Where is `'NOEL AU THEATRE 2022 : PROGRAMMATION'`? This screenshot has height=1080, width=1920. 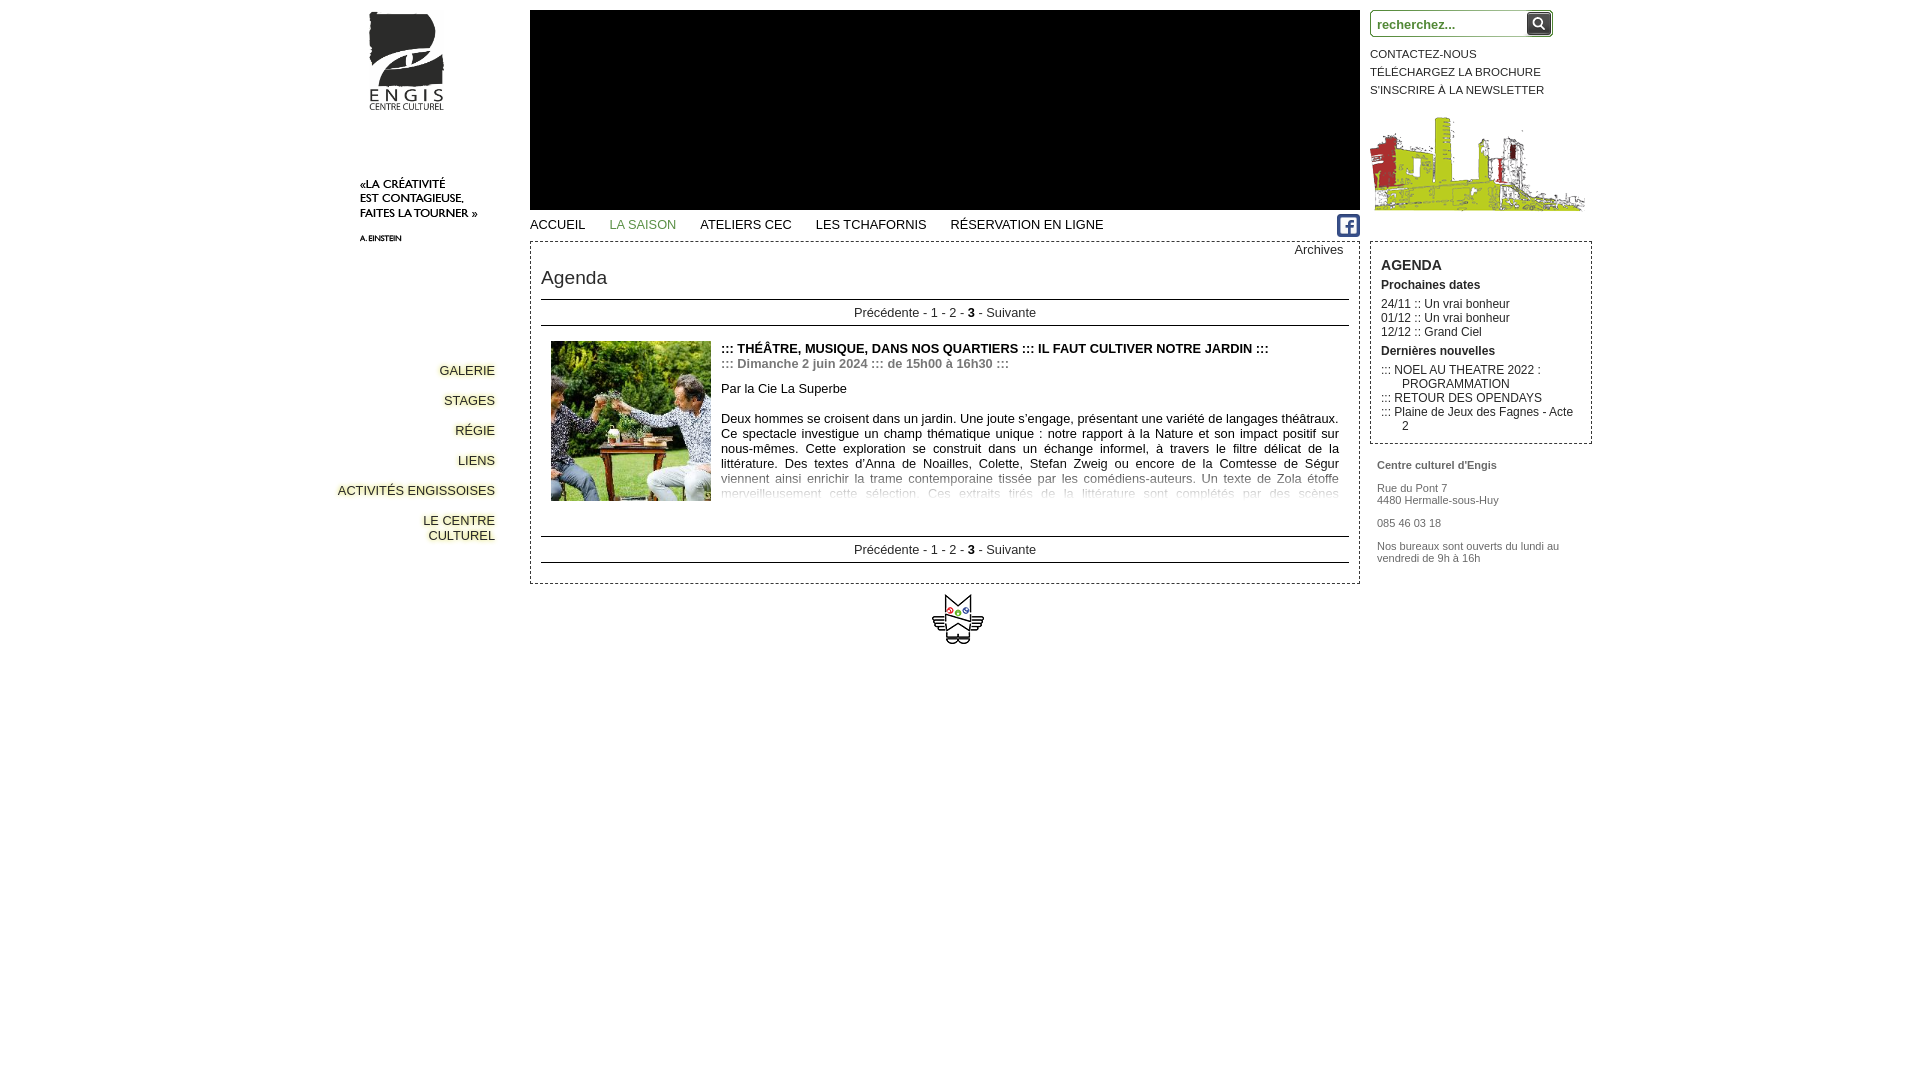
'NOEL AU THEATRE 2022 : PROGRAMMATION' is located at coordinates (1467, 377).